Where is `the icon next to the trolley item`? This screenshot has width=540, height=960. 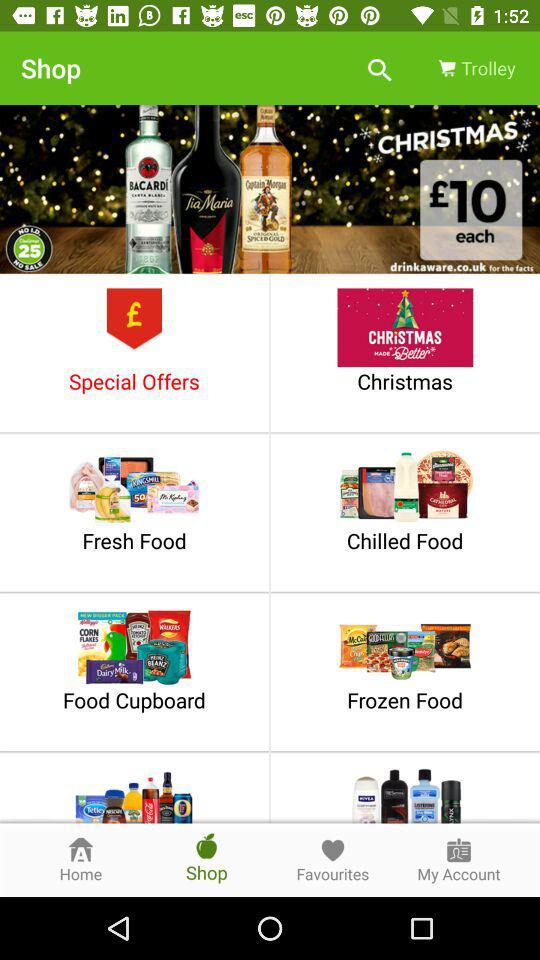 the icon next to the trolley item is located at coordinates (379, 68).